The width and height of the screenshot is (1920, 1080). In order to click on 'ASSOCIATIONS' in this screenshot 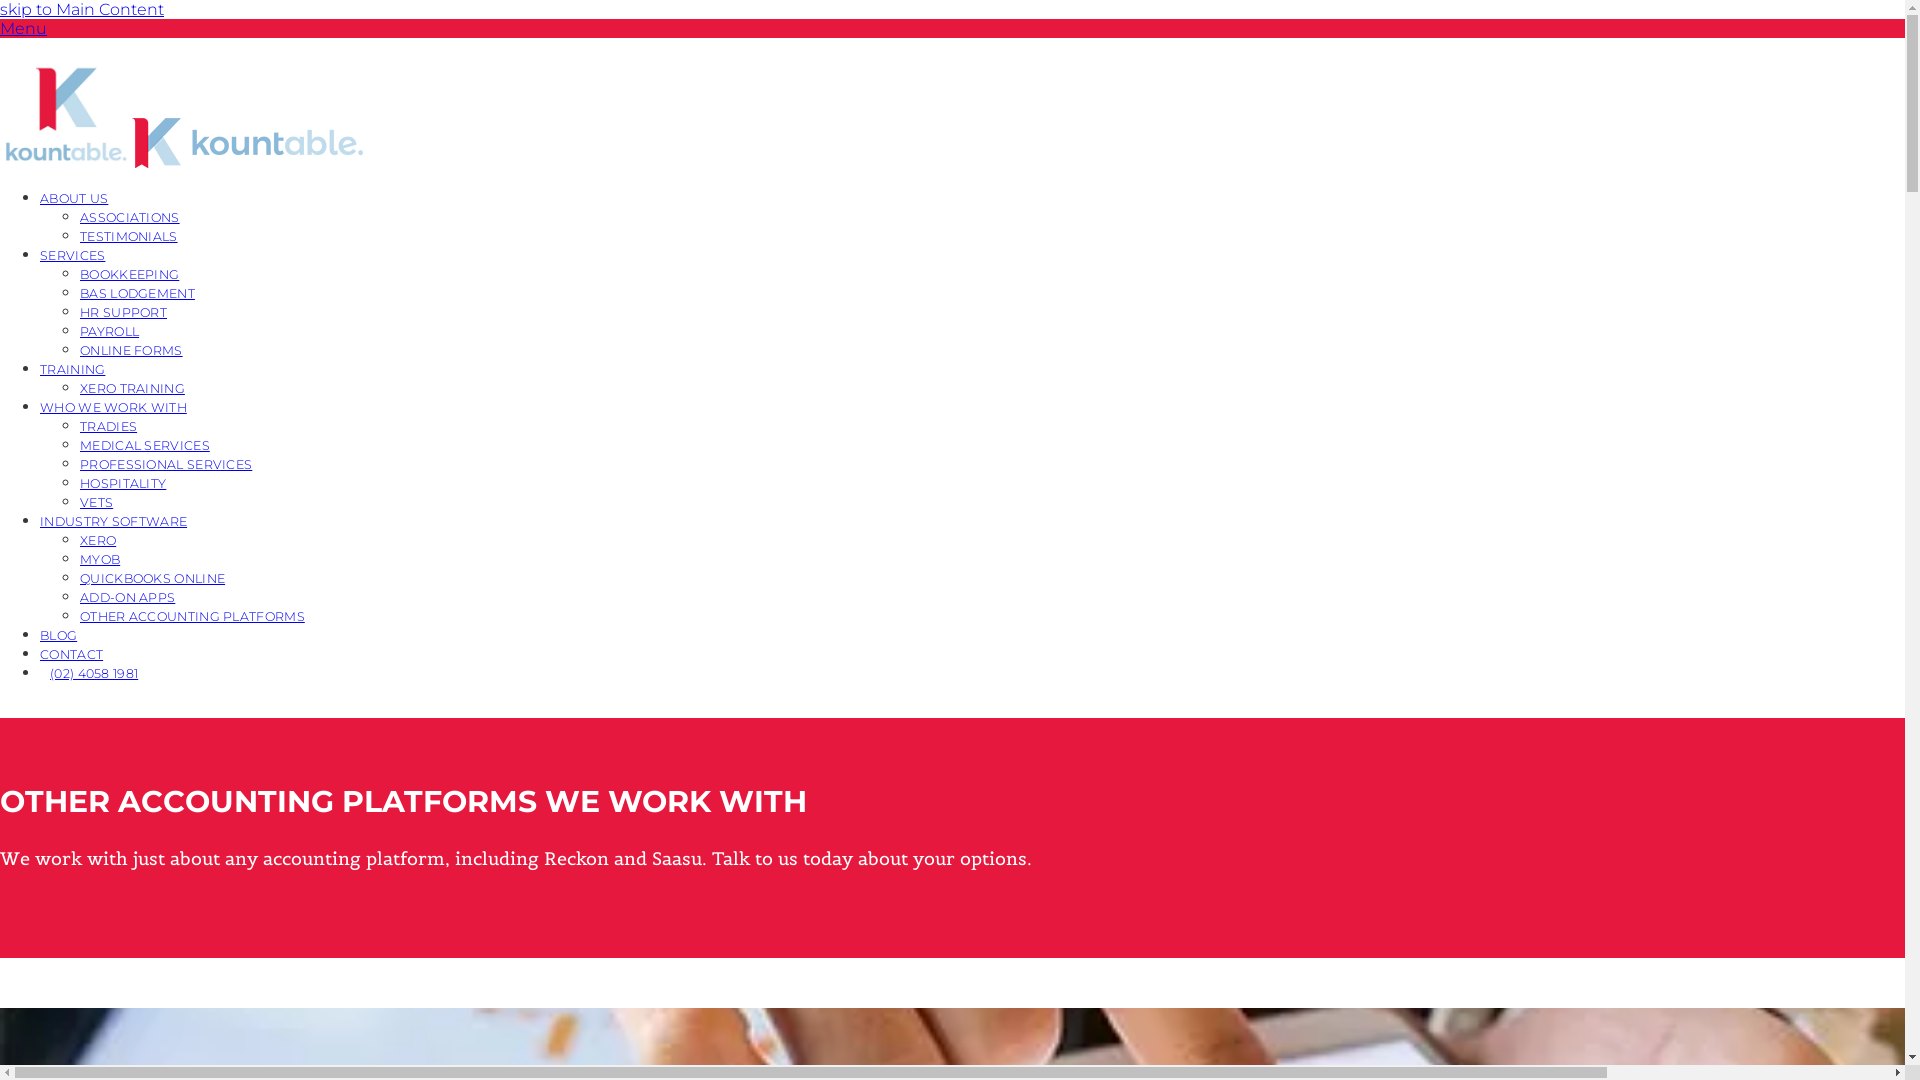, I will do `click(128, 216)`.